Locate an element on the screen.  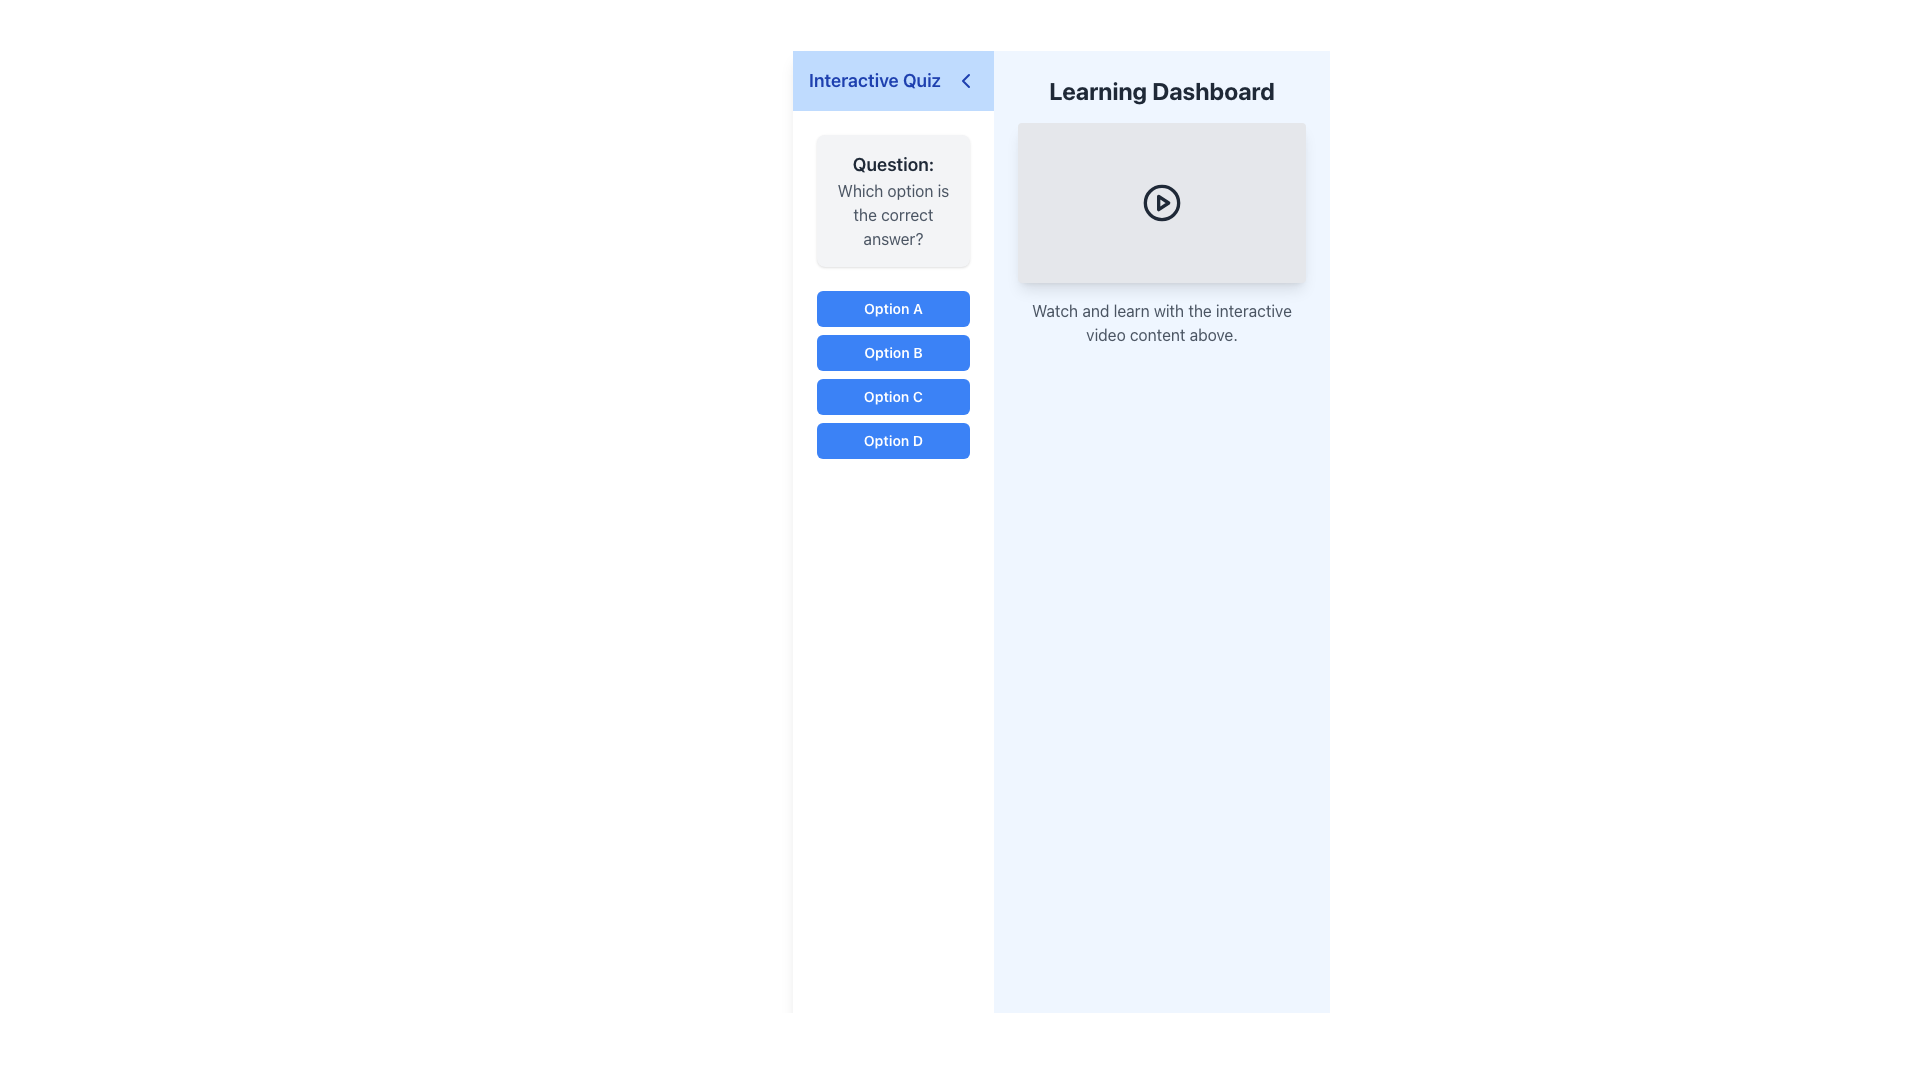
the left-pointing blue chevron icon located near the top left of the 'Interactive Quiz' header section is located at coordinates (965, 80).